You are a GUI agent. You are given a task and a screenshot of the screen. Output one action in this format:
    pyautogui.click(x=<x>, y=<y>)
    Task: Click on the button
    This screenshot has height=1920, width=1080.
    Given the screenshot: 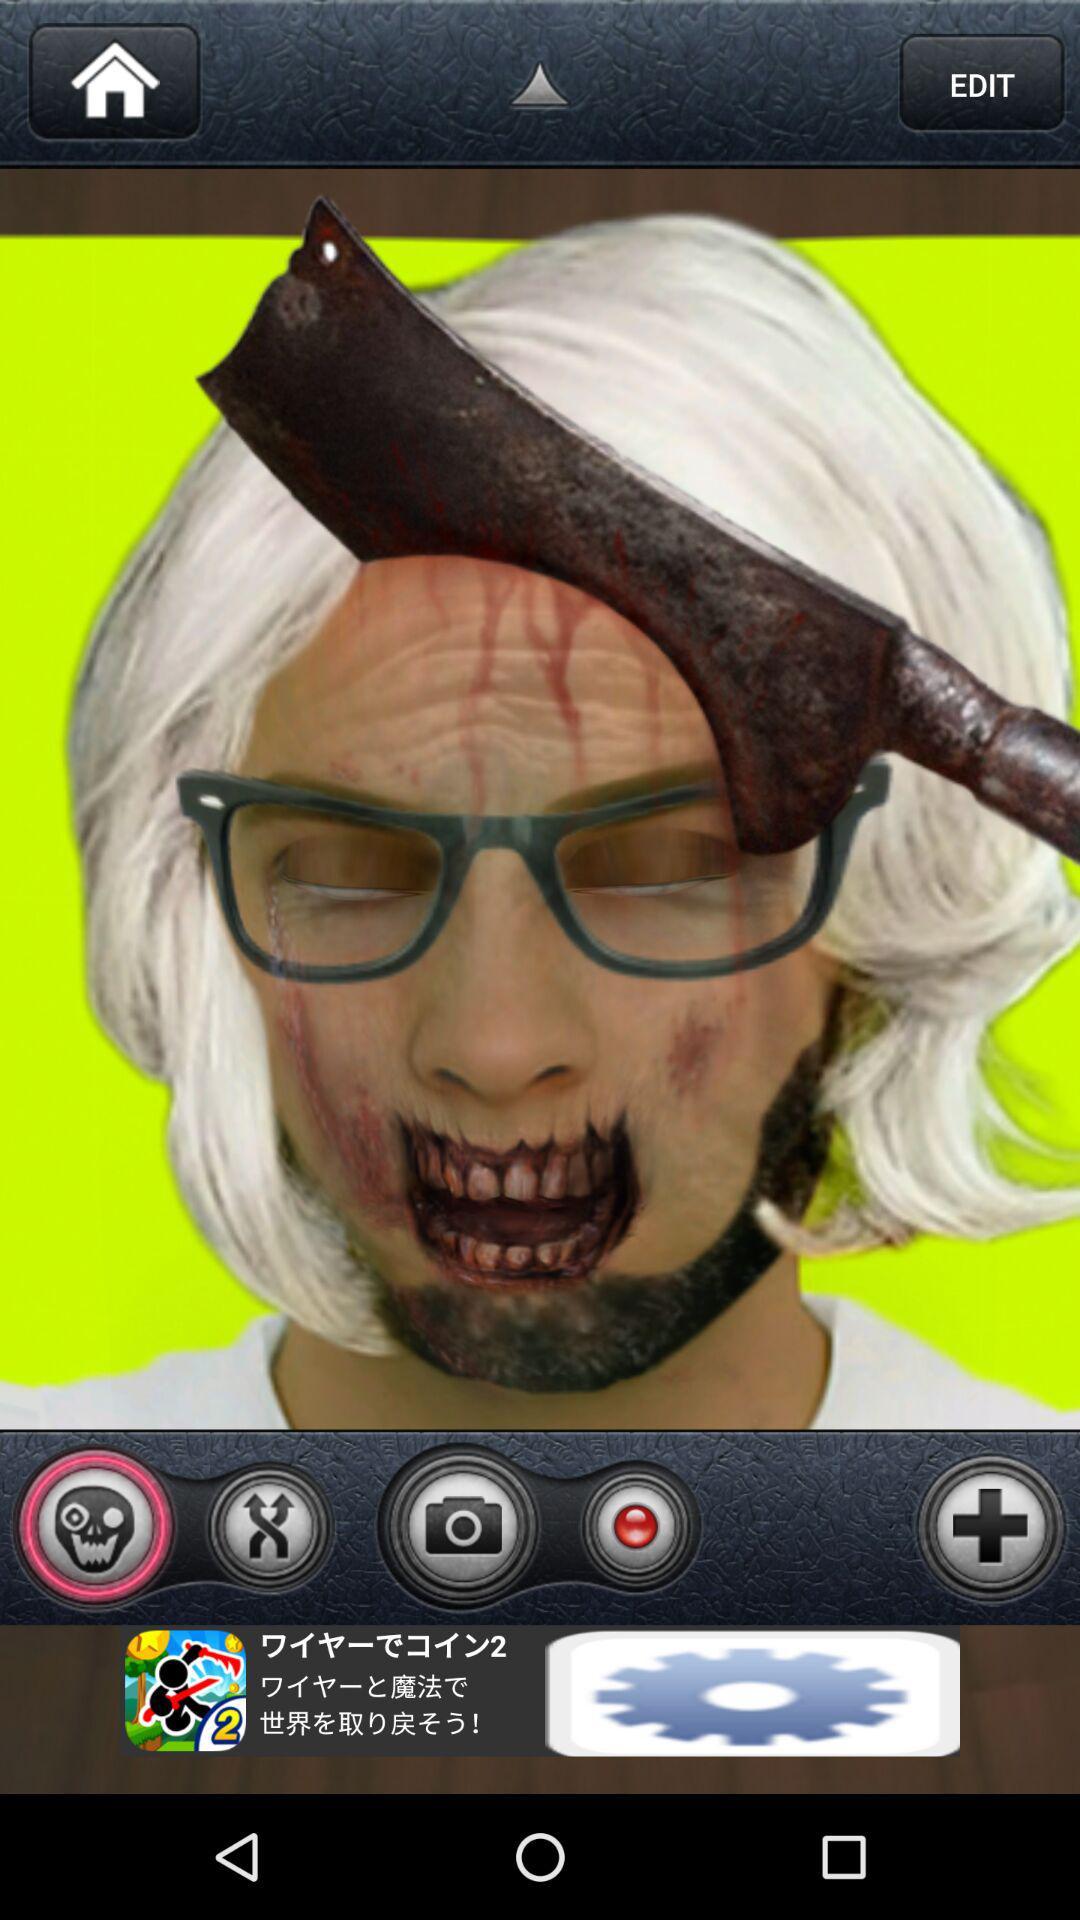 What is the action you would take?
    pyautogui.click(x=991, y=1526)
    